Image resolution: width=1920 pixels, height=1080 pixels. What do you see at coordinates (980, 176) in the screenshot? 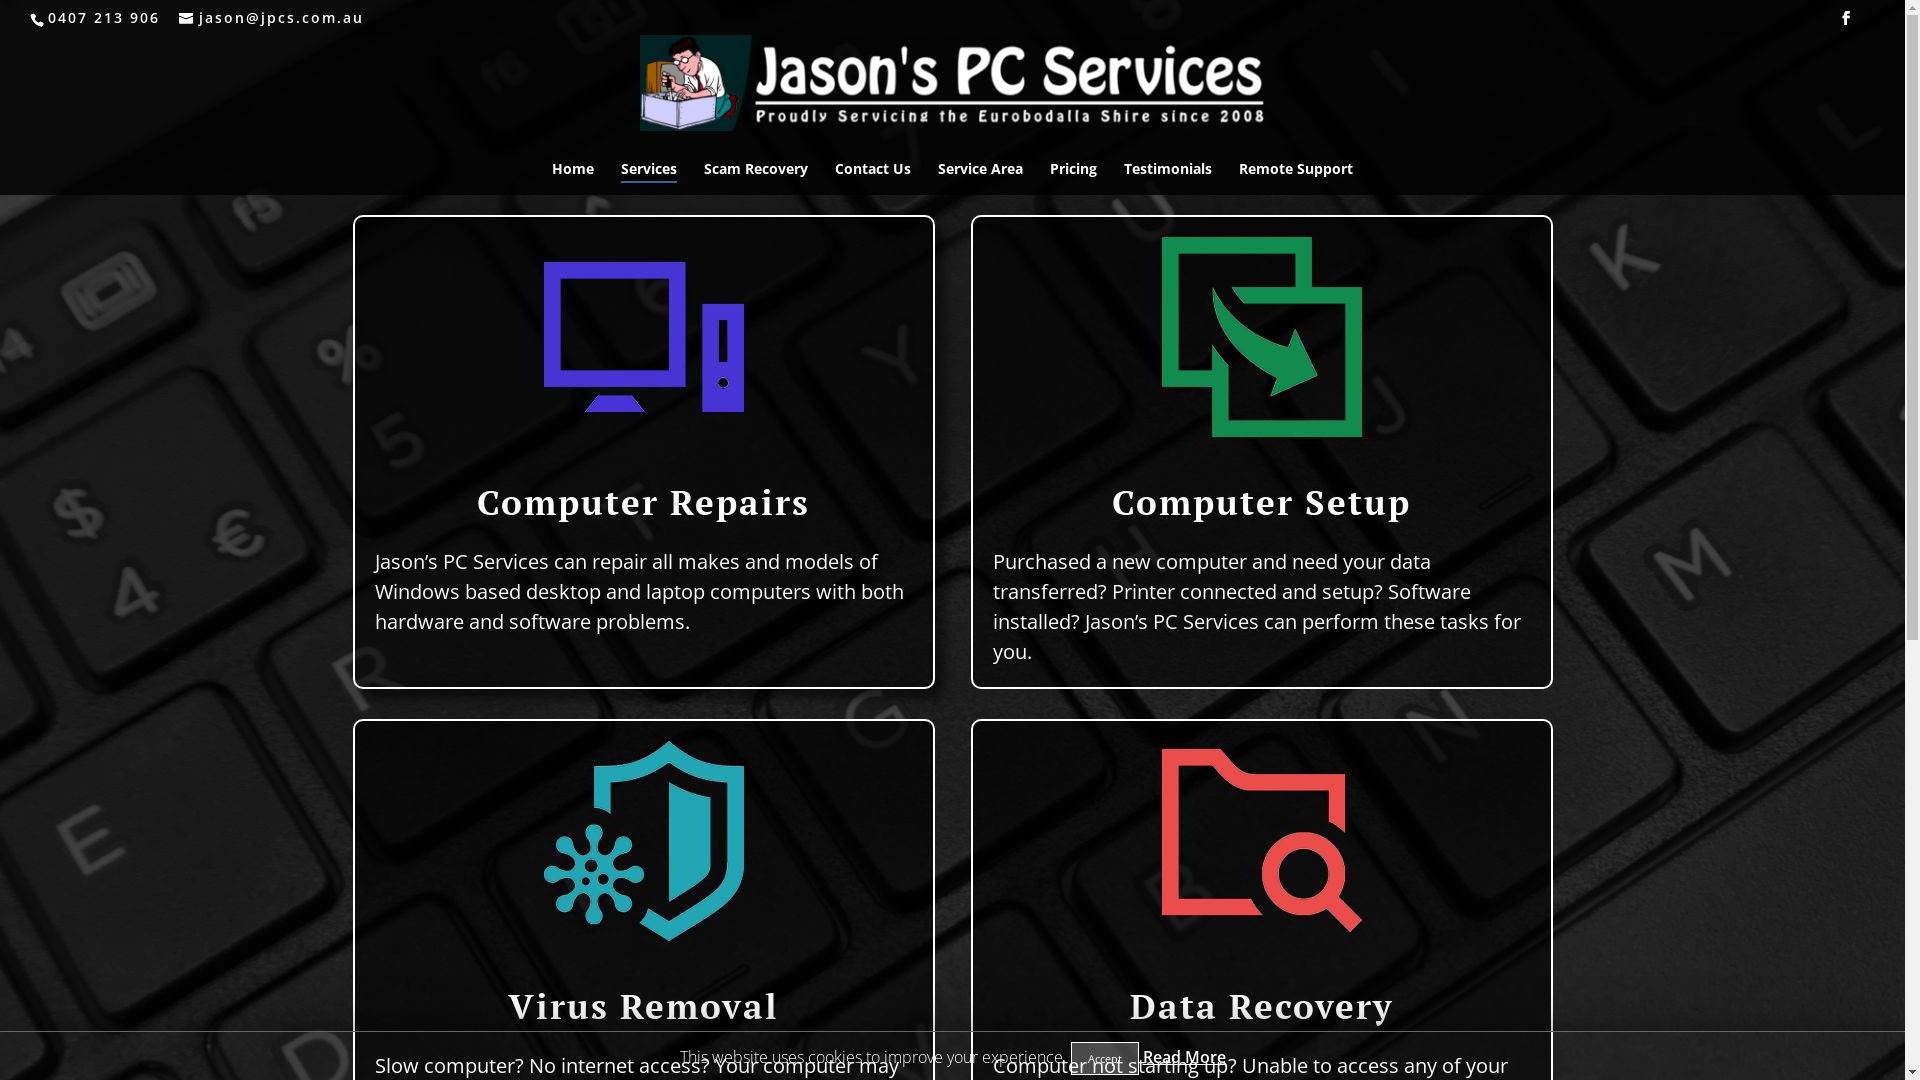
I see `'Service Area'` at bounding box center [980, 176].